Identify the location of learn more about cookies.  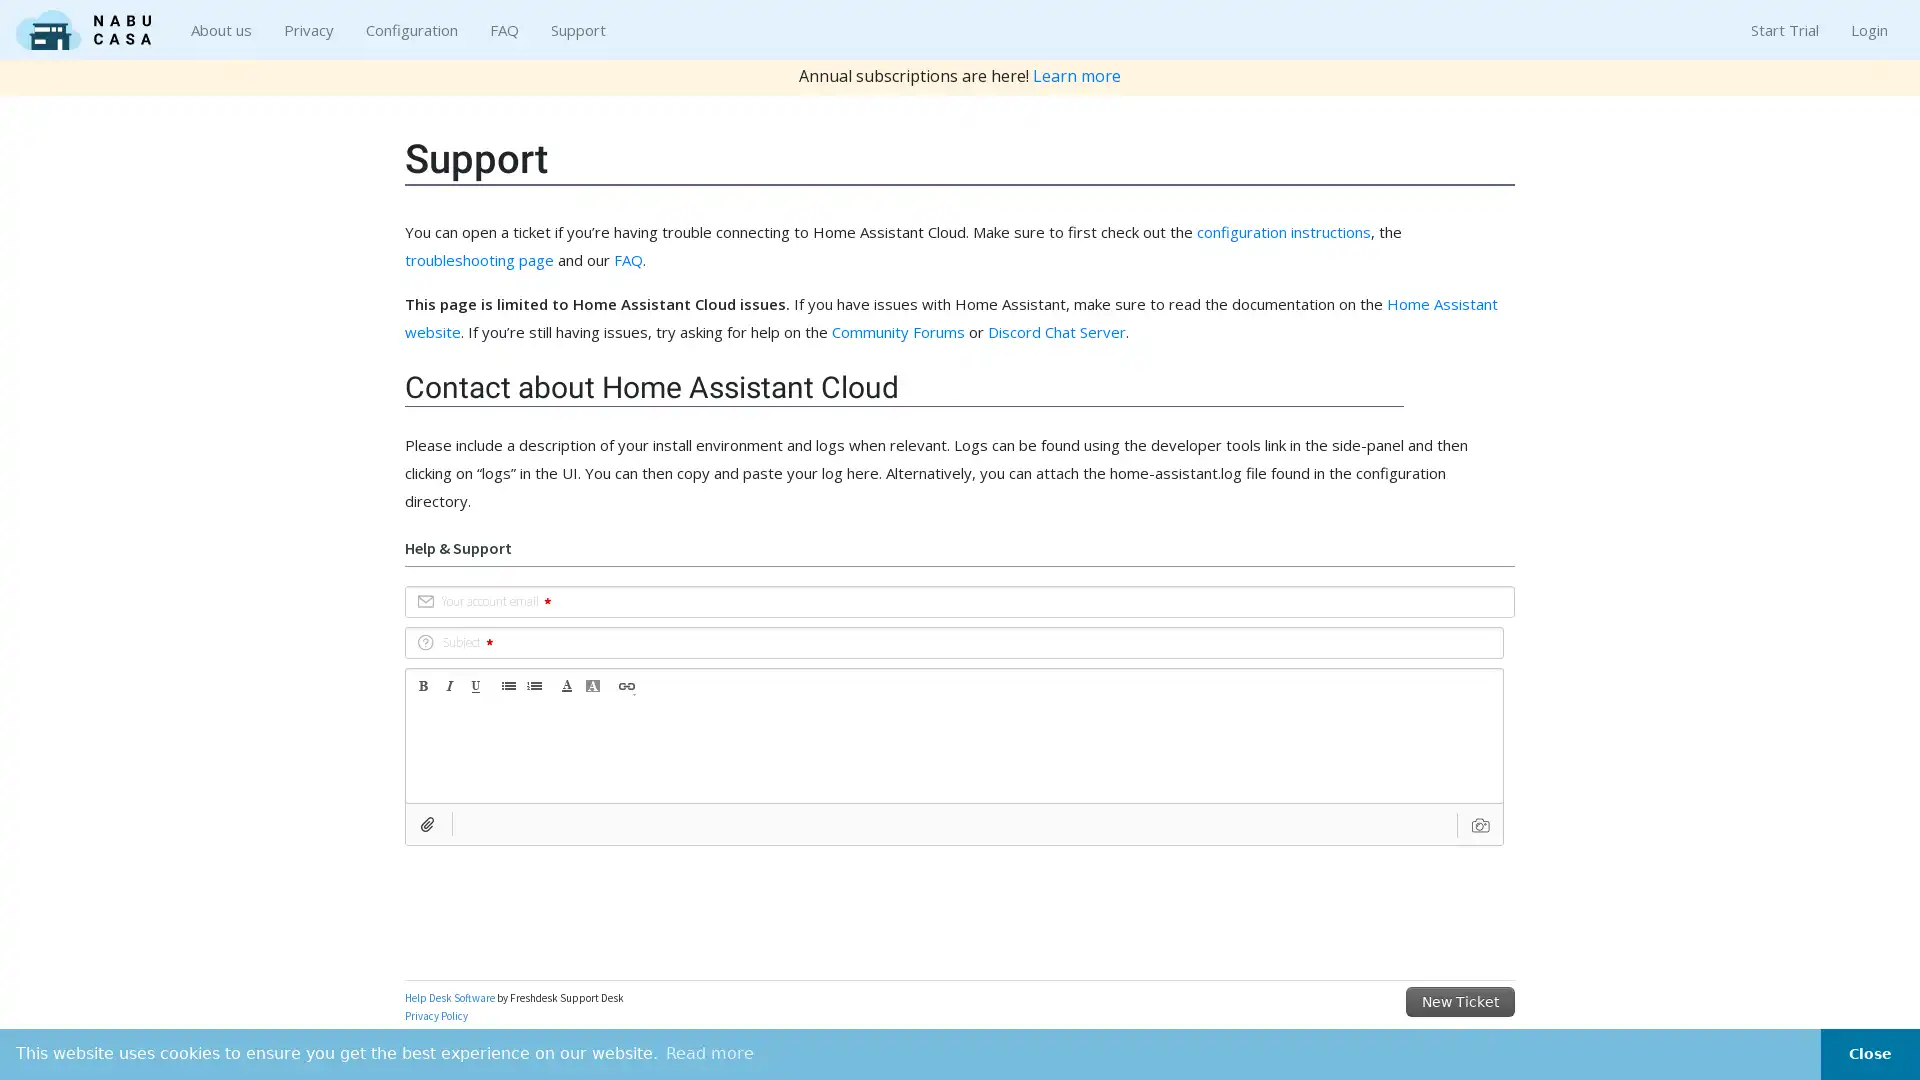
(710, 1052).